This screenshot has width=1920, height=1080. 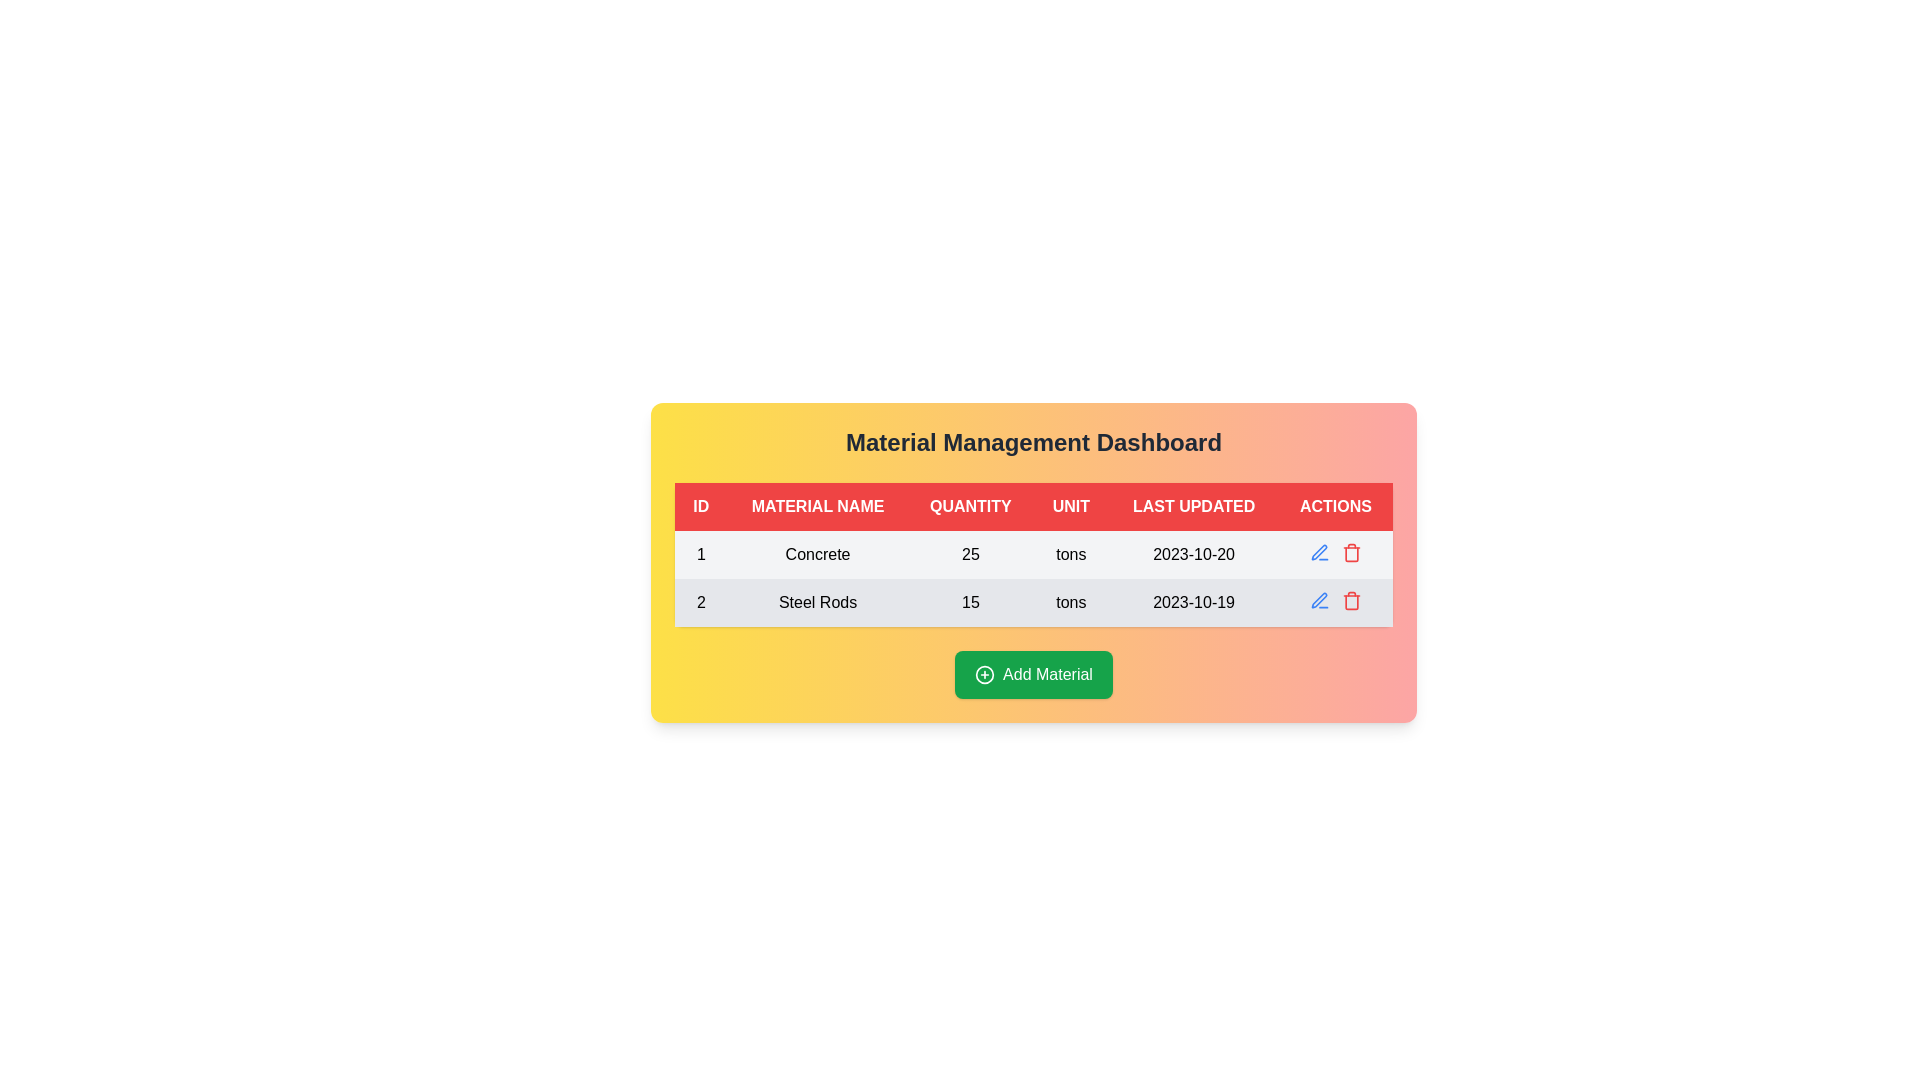 I want to click on the Text label in the 'UNIT' column of the Material Management Dashboard that indicates the unit of measurement for the 'QUANTITY' column, specifically for the 'Concrete' entry, so click(x=1070, y=555).